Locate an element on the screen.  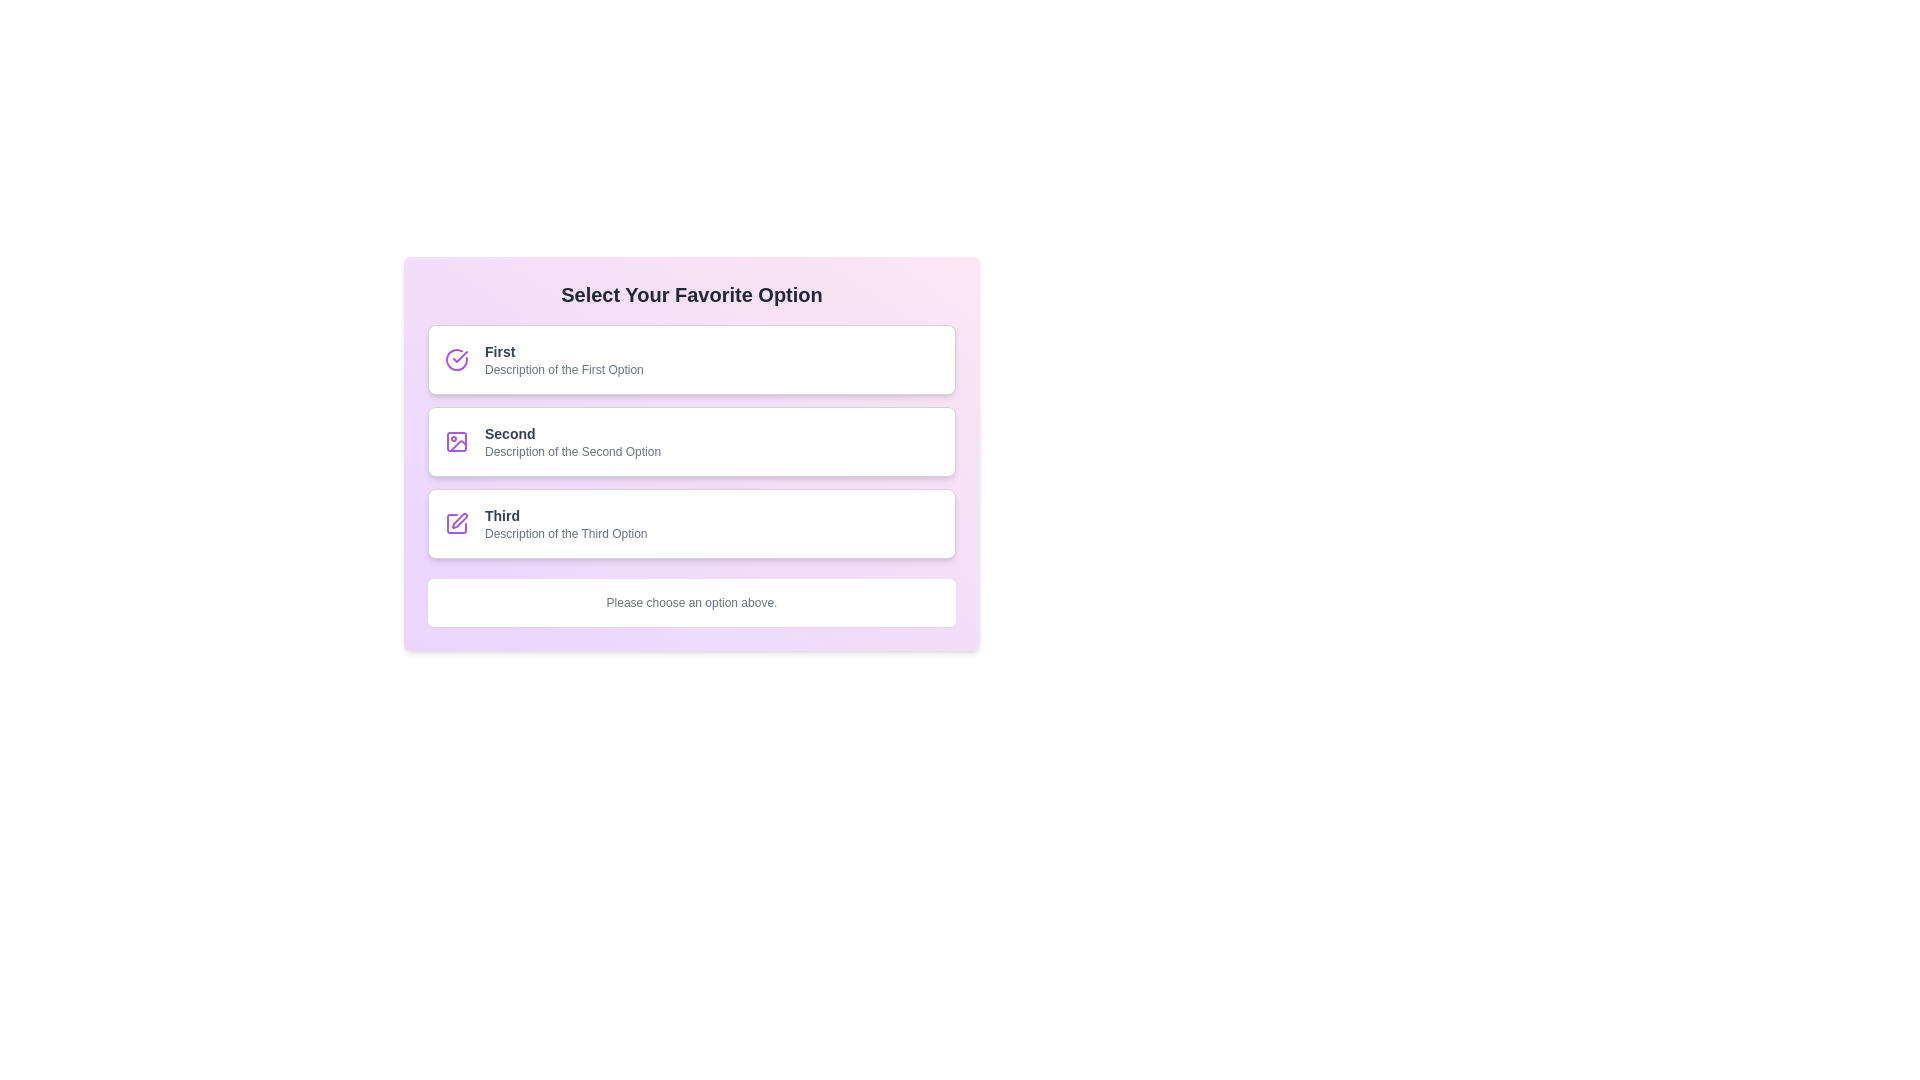
the SVG icon shaped like a pen, which is located to the left of the 'Third' option in the list, indicating editing or writing functionalities is located at coordinates (459, 519).